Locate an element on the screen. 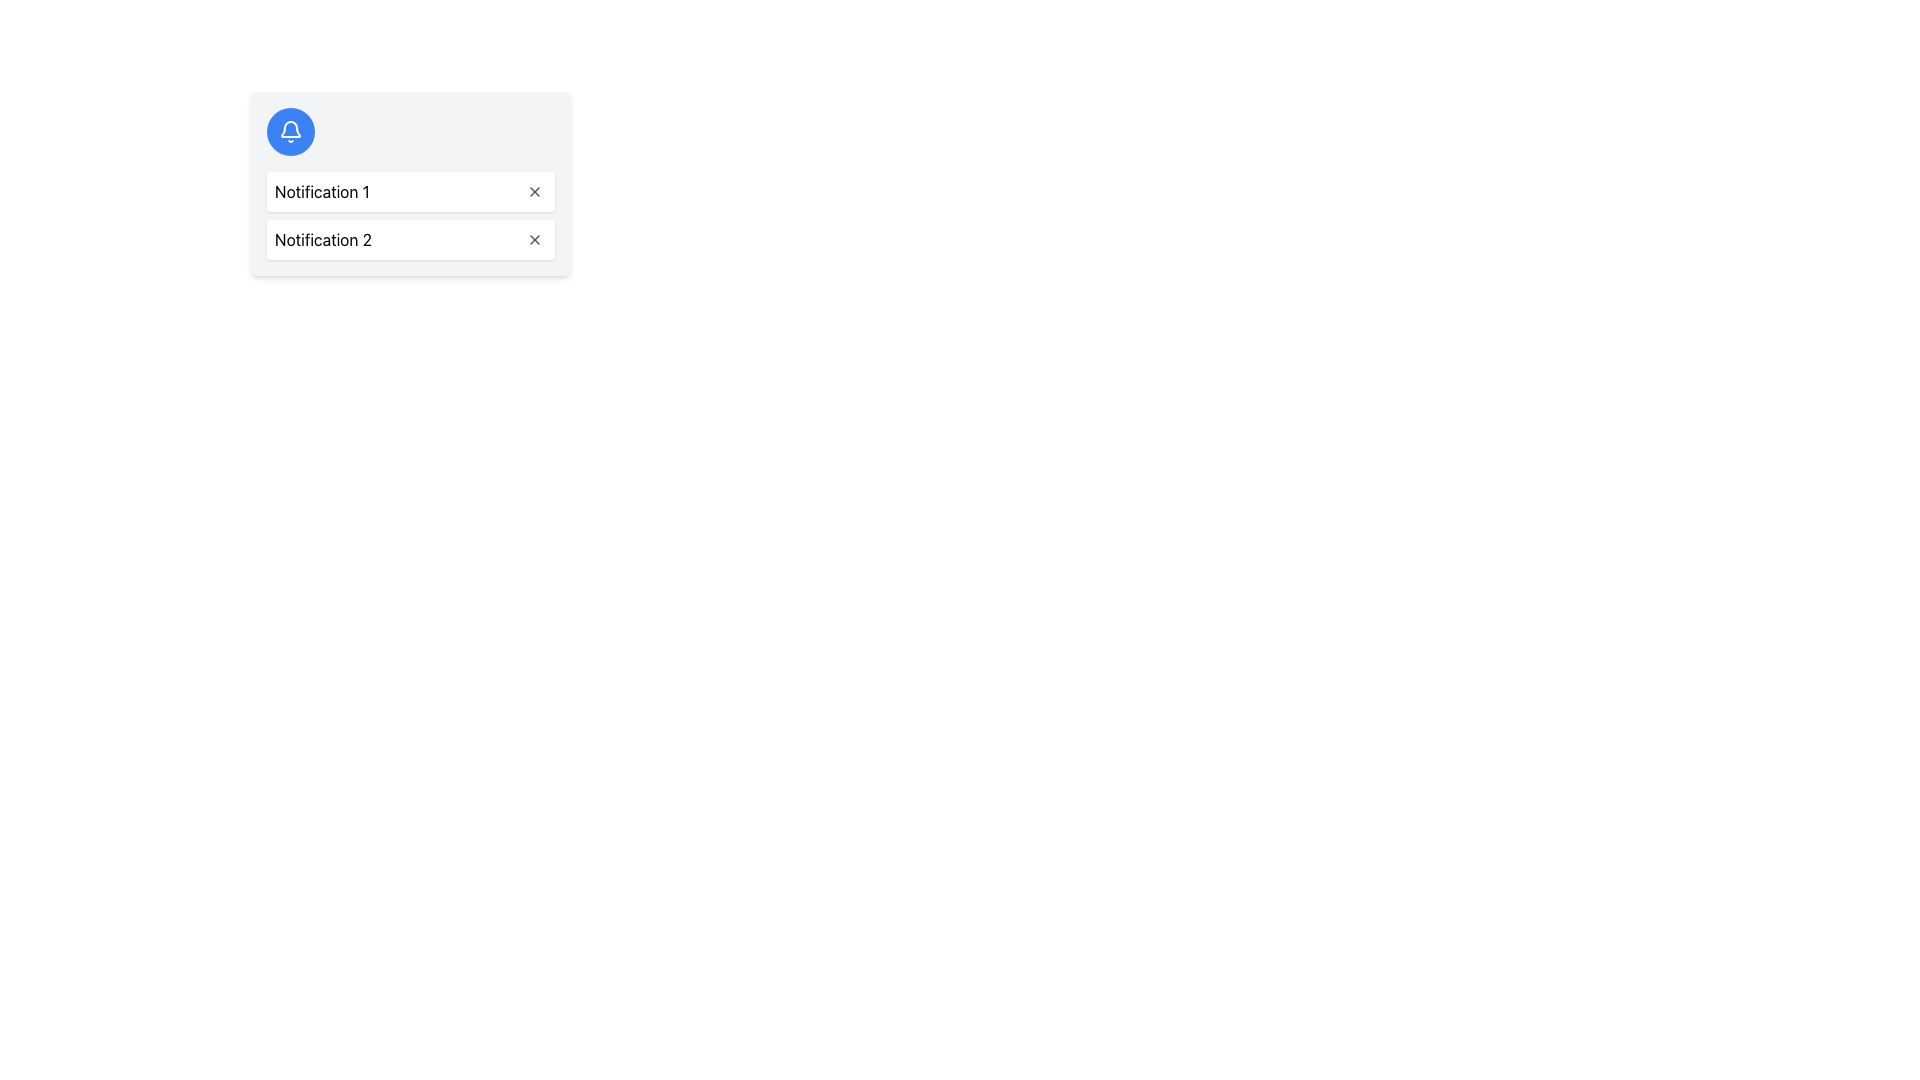 The image size is (1920, 1080). text content of the notification label located below 'Notification 1' in the lower section of the notification area is located at coordinates (323, 238).